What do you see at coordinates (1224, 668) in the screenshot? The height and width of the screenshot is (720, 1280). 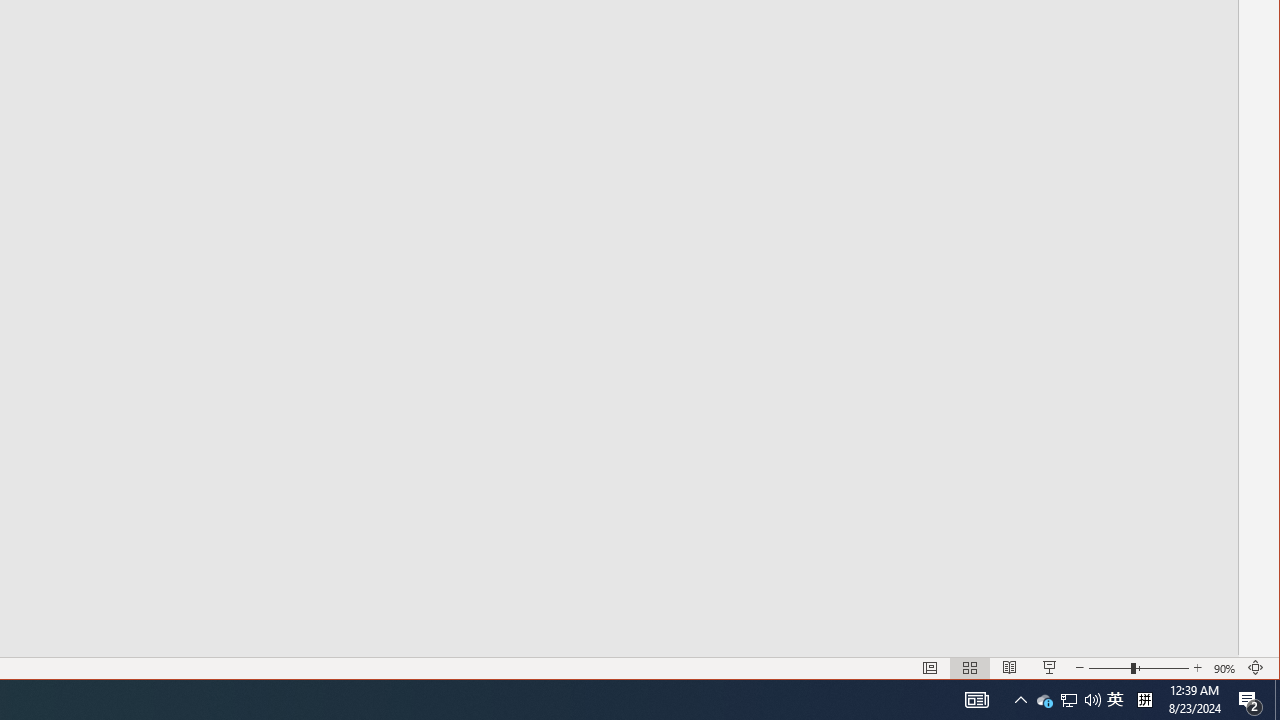 I see `'Zoom 90%'` at bounding box center [1224, 668].